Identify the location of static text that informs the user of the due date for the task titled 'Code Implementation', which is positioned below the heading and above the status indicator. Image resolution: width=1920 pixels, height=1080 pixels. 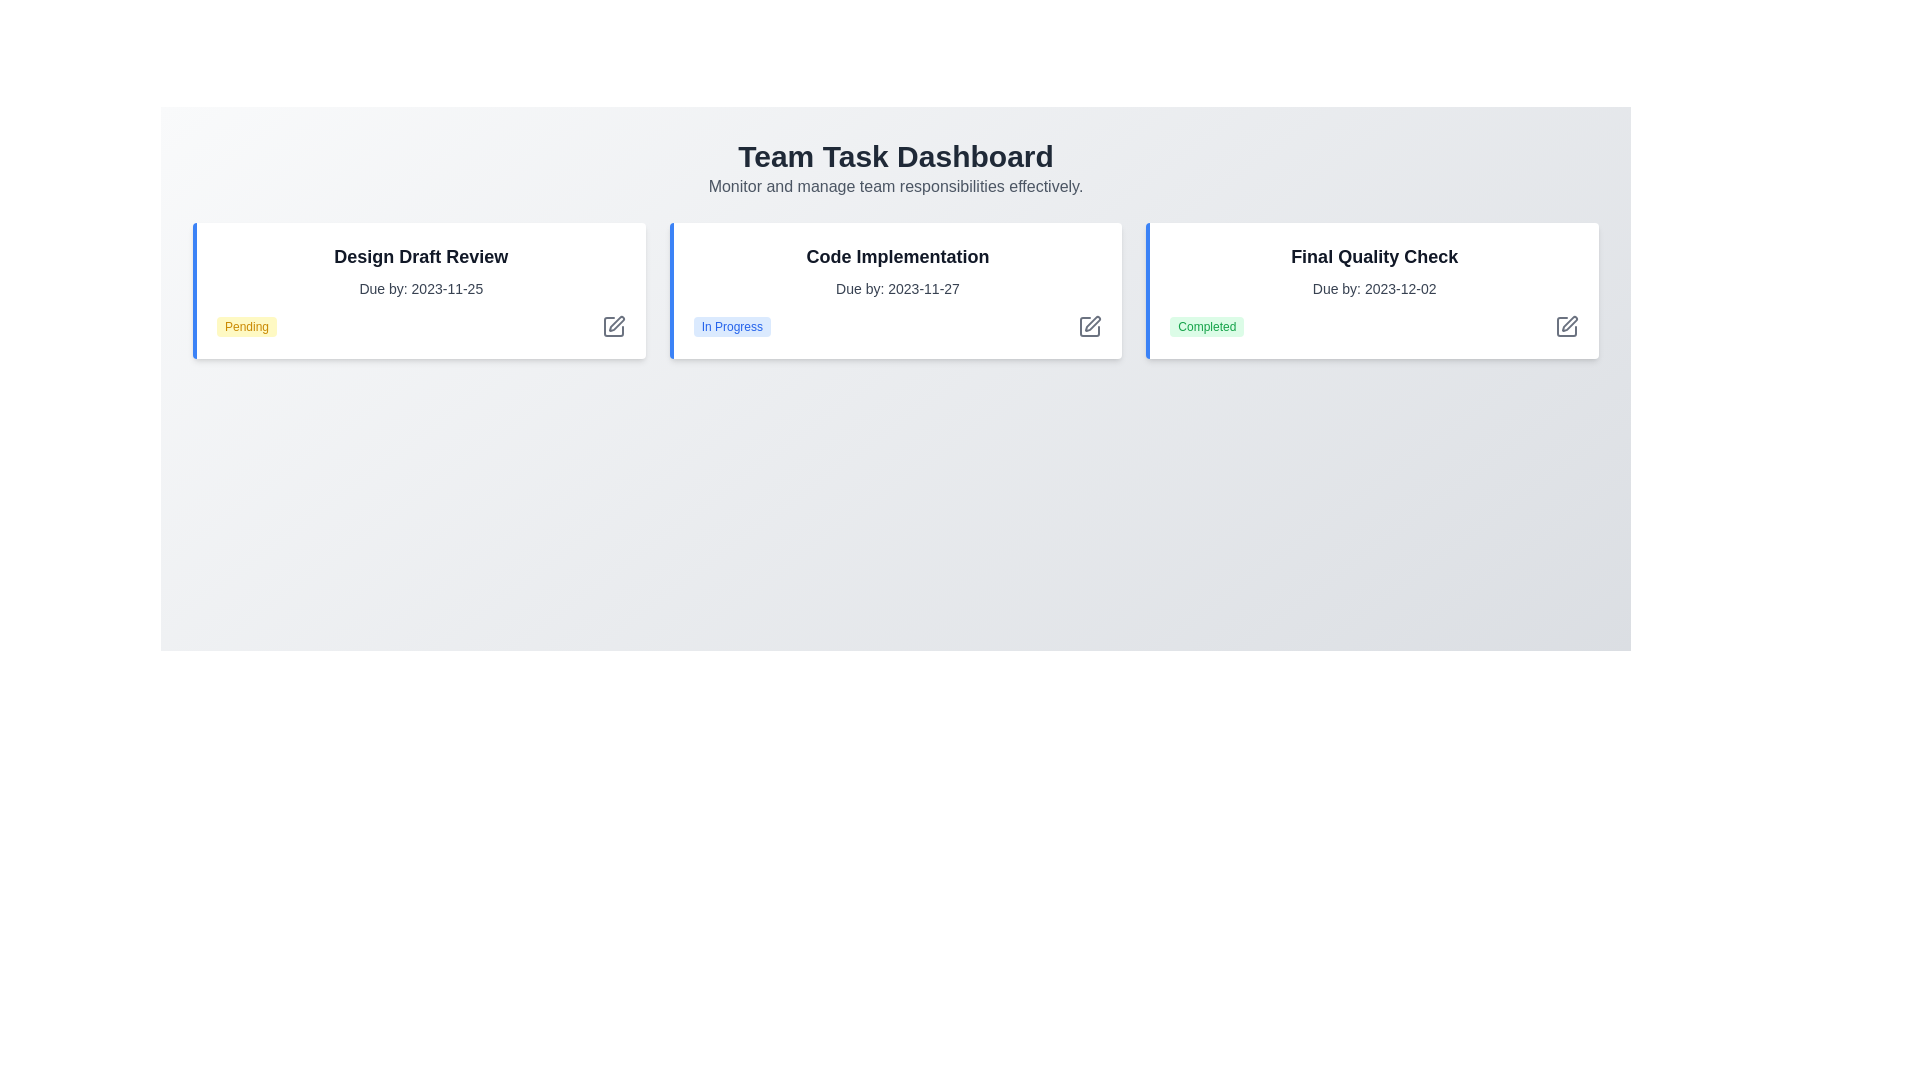
(896, 289).